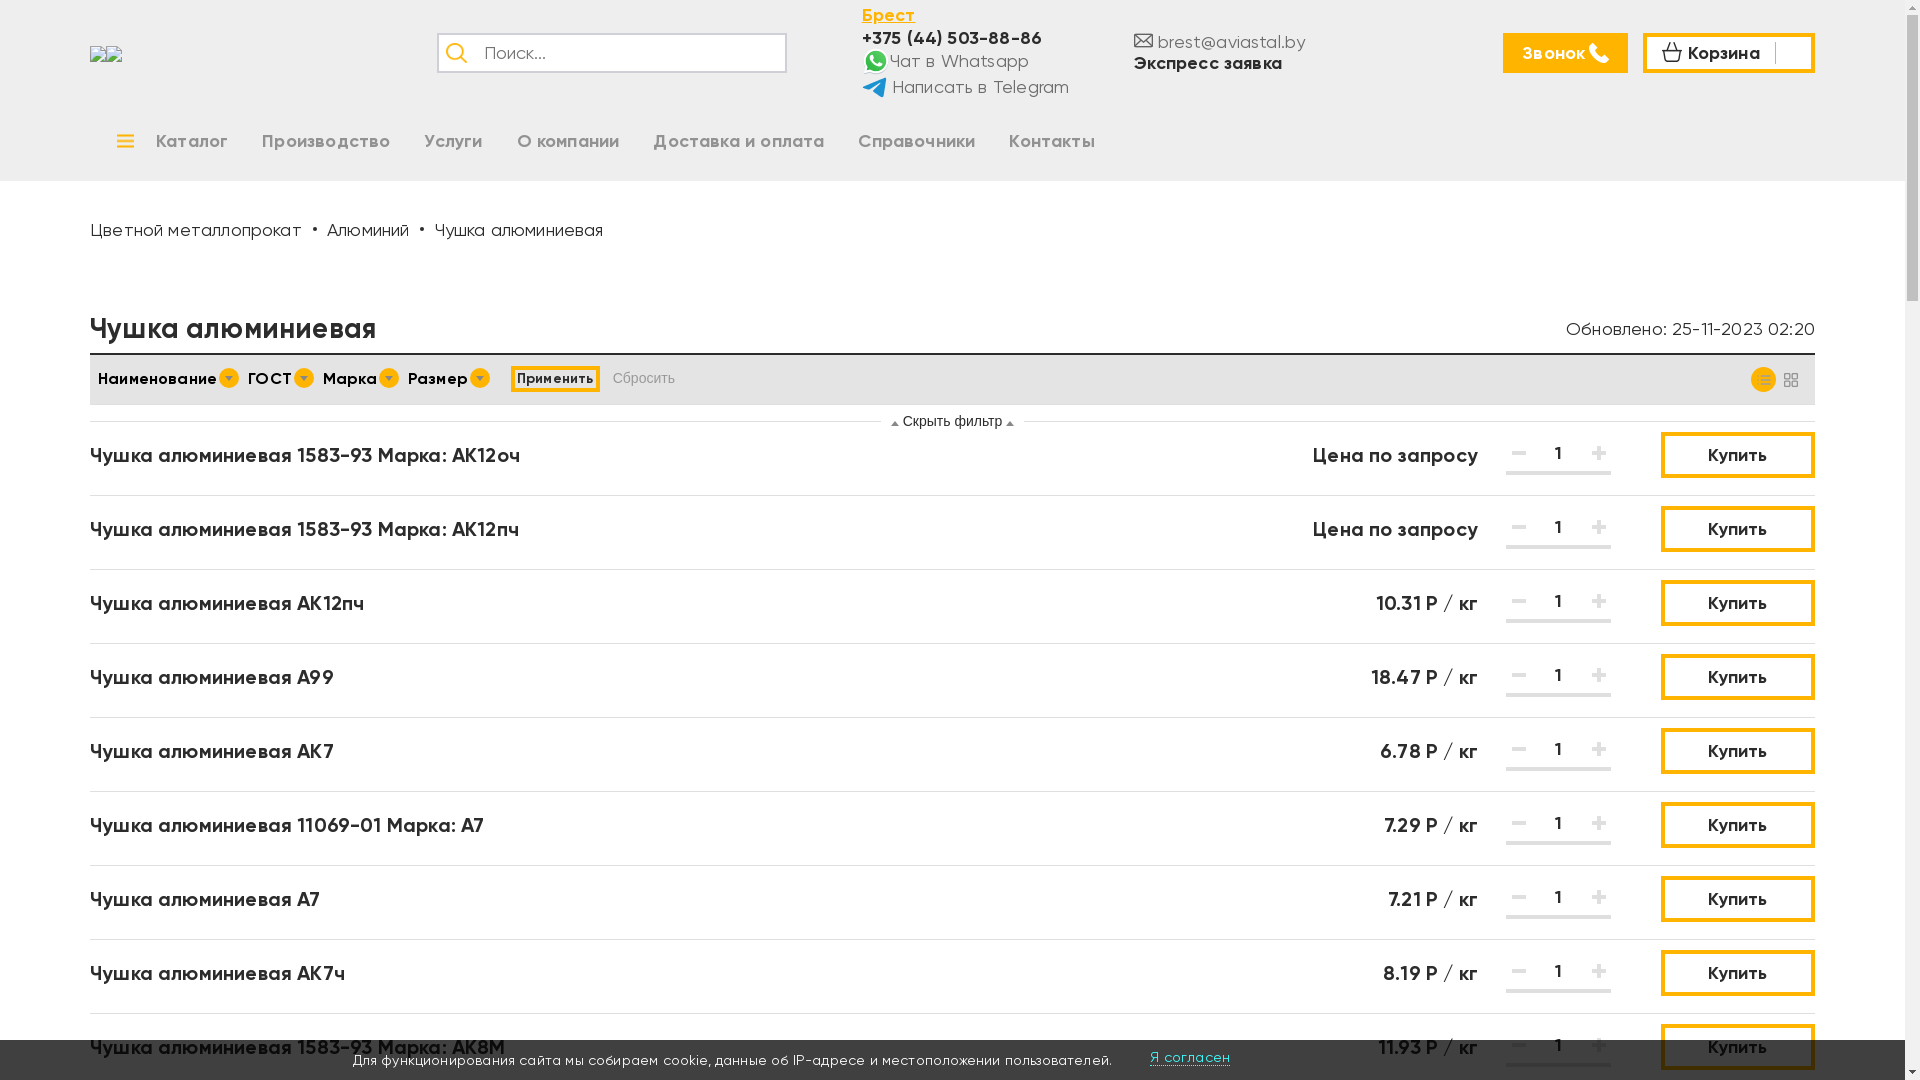  What do you see at coordinates (950, 37) in the screenshot?
I see `'+375 (44) 503-88-86'` at bounding box center [950, 37].